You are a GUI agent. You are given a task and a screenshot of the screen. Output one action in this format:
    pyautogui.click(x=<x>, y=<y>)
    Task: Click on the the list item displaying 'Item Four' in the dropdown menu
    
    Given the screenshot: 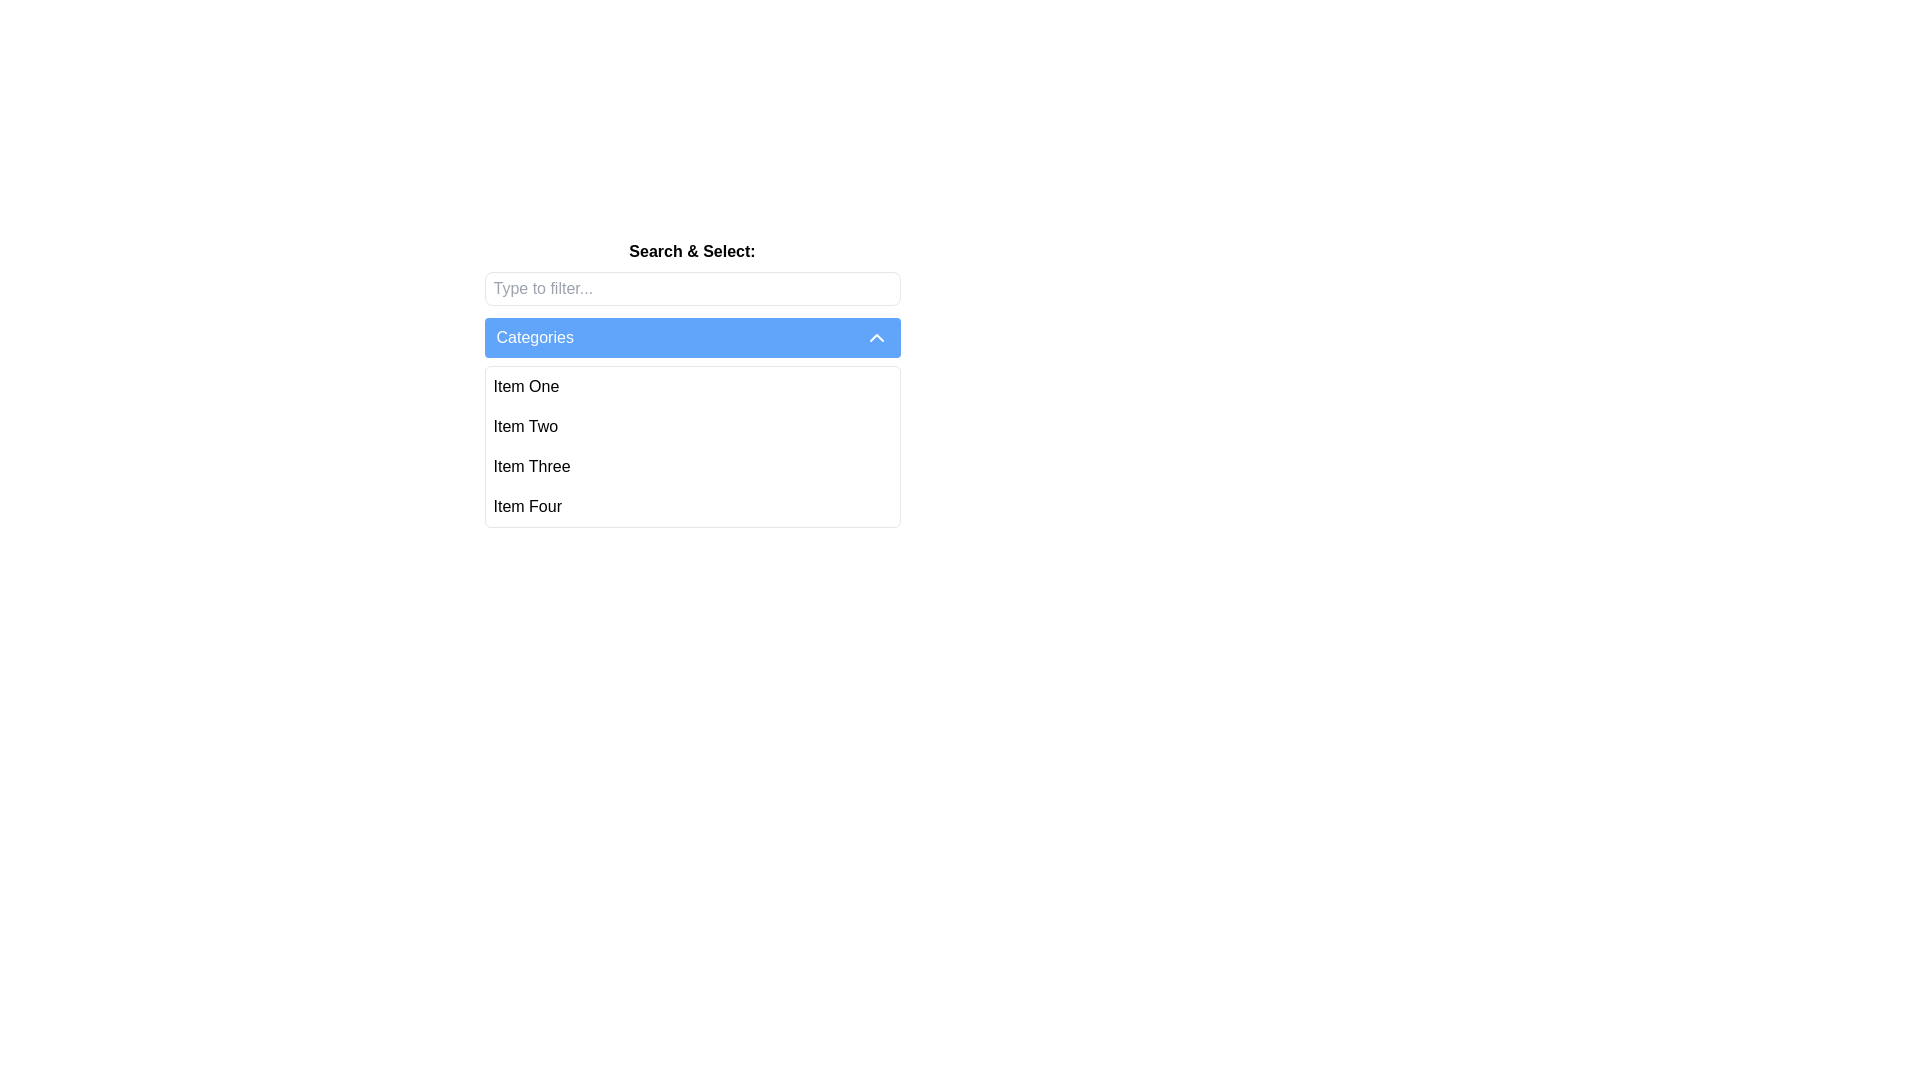 What is the action you would take?
    pyautogui.click(x=527, y=505)
    